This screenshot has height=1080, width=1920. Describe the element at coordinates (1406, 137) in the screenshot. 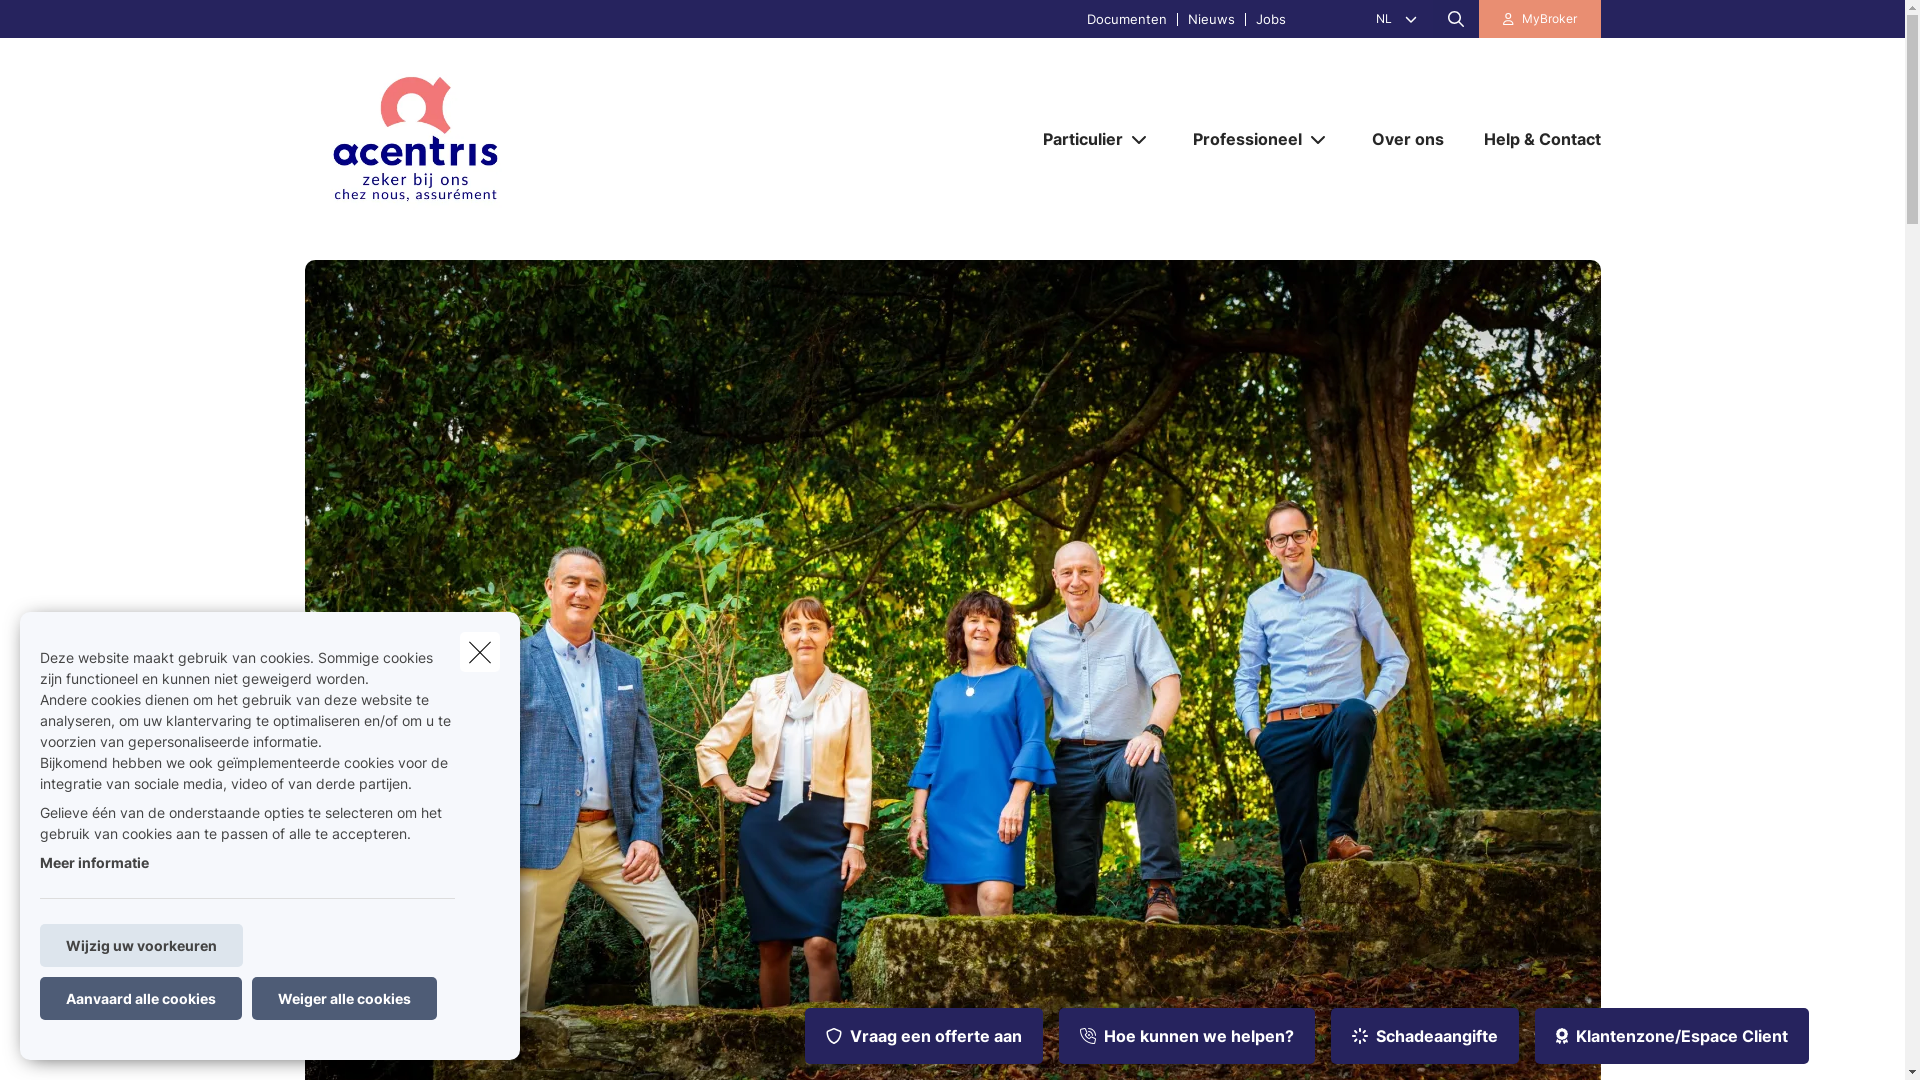

I see `'Over ons'` at that location.